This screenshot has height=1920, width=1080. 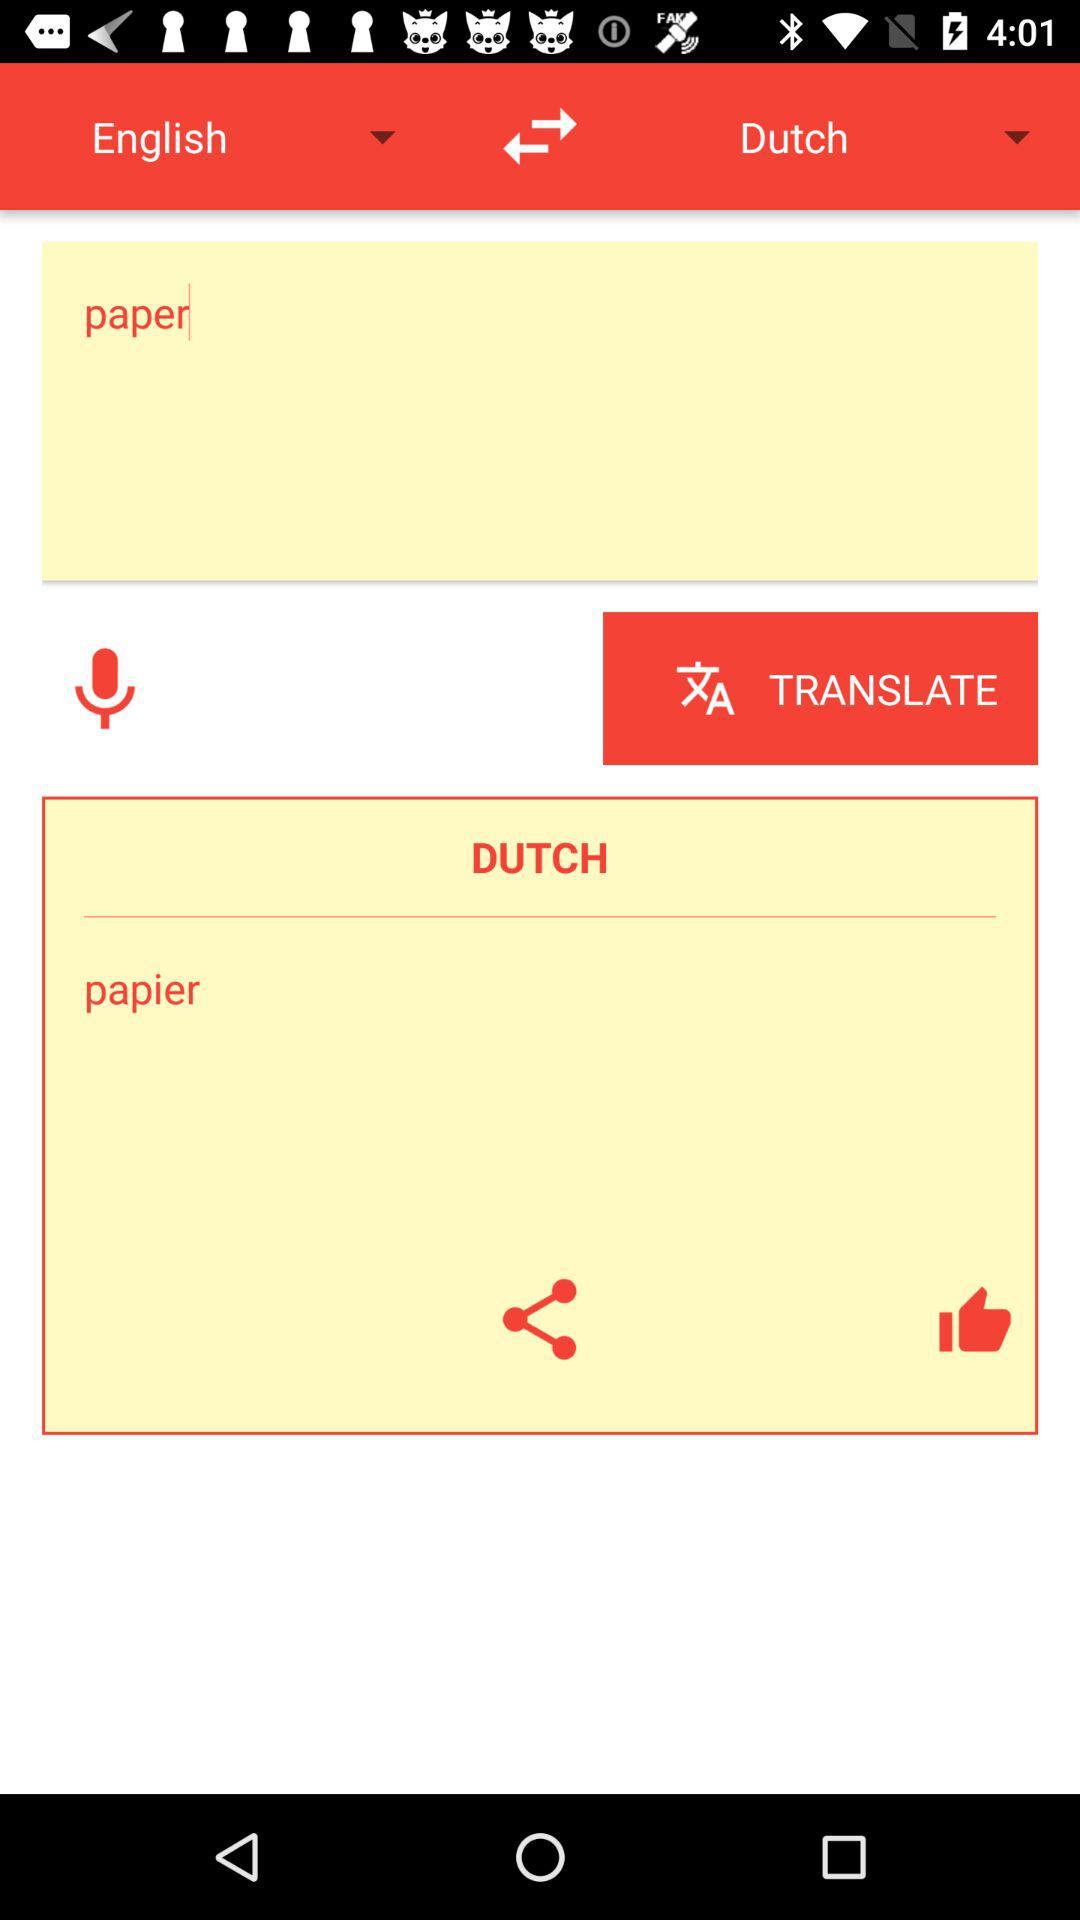 I want to click on record, so click(x=104, y=688).